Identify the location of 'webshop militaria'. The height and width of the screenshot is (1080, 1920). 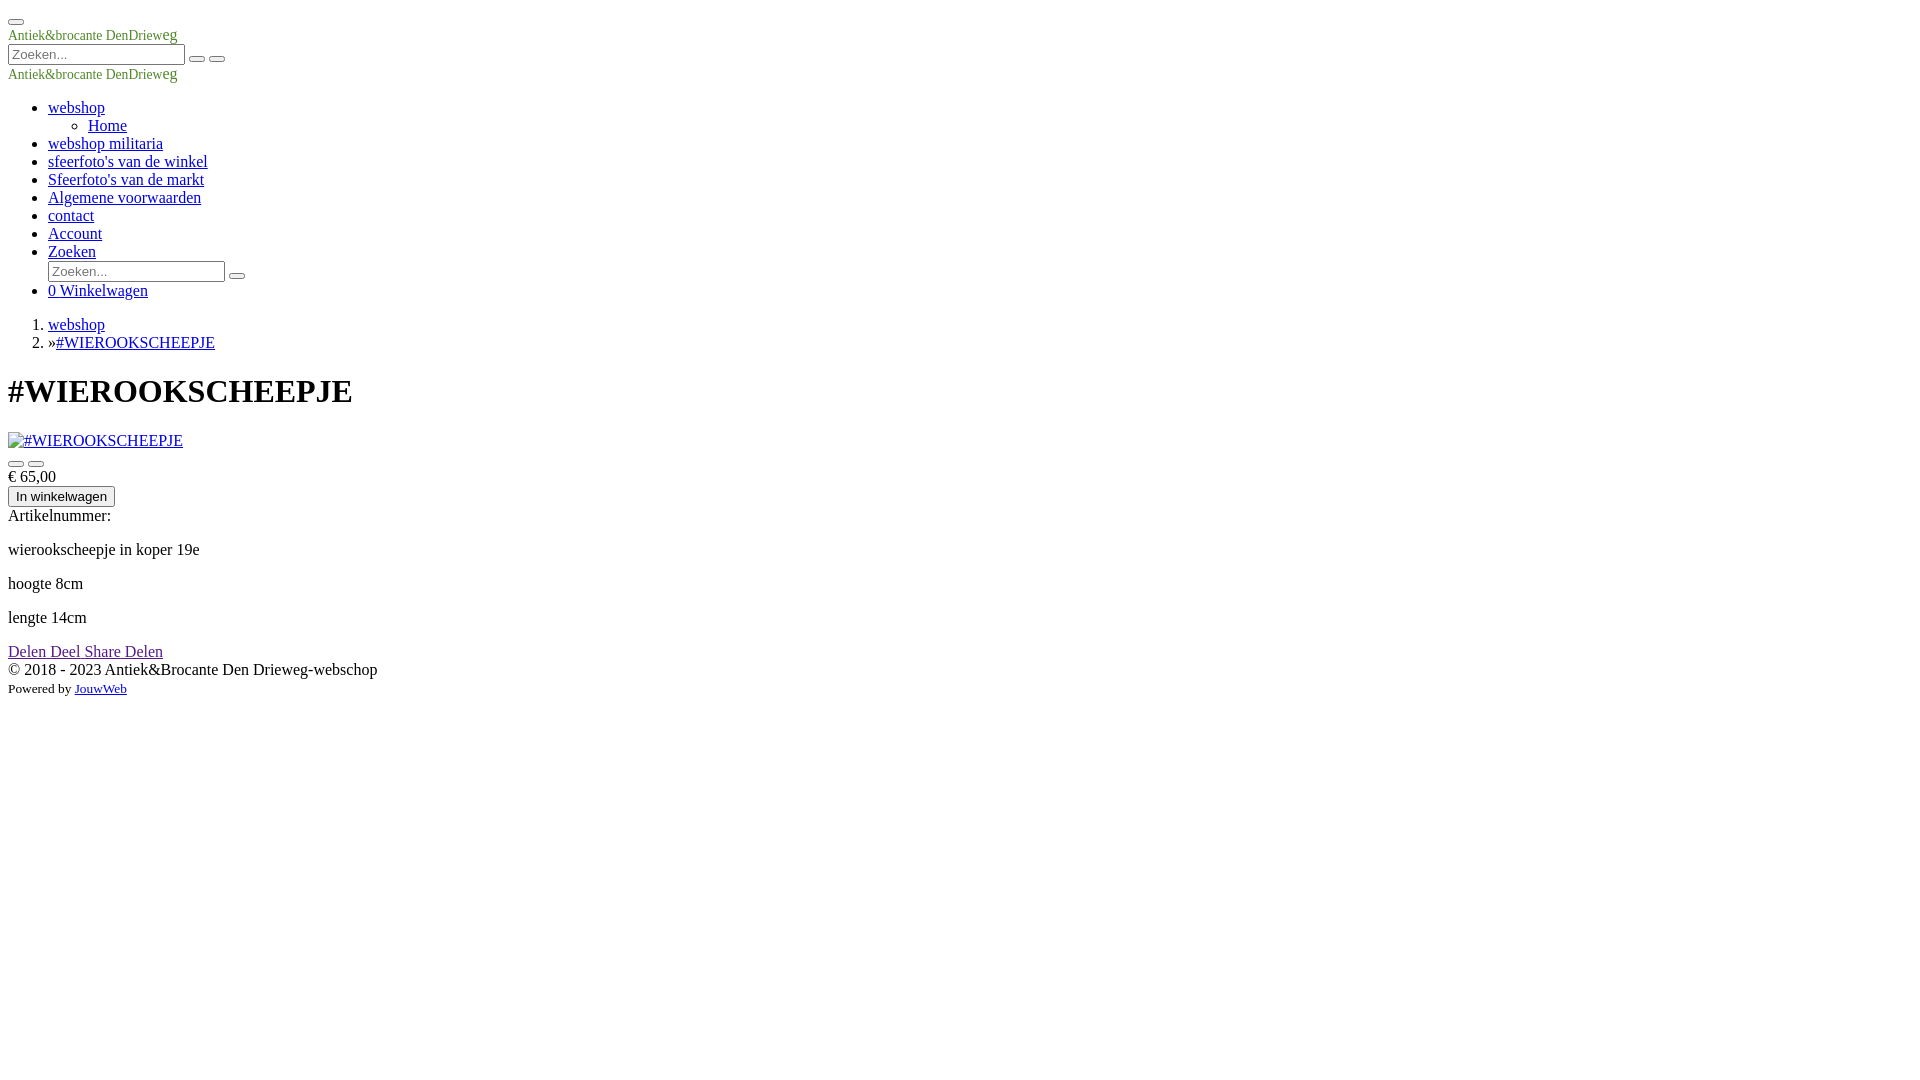
(104, 142).